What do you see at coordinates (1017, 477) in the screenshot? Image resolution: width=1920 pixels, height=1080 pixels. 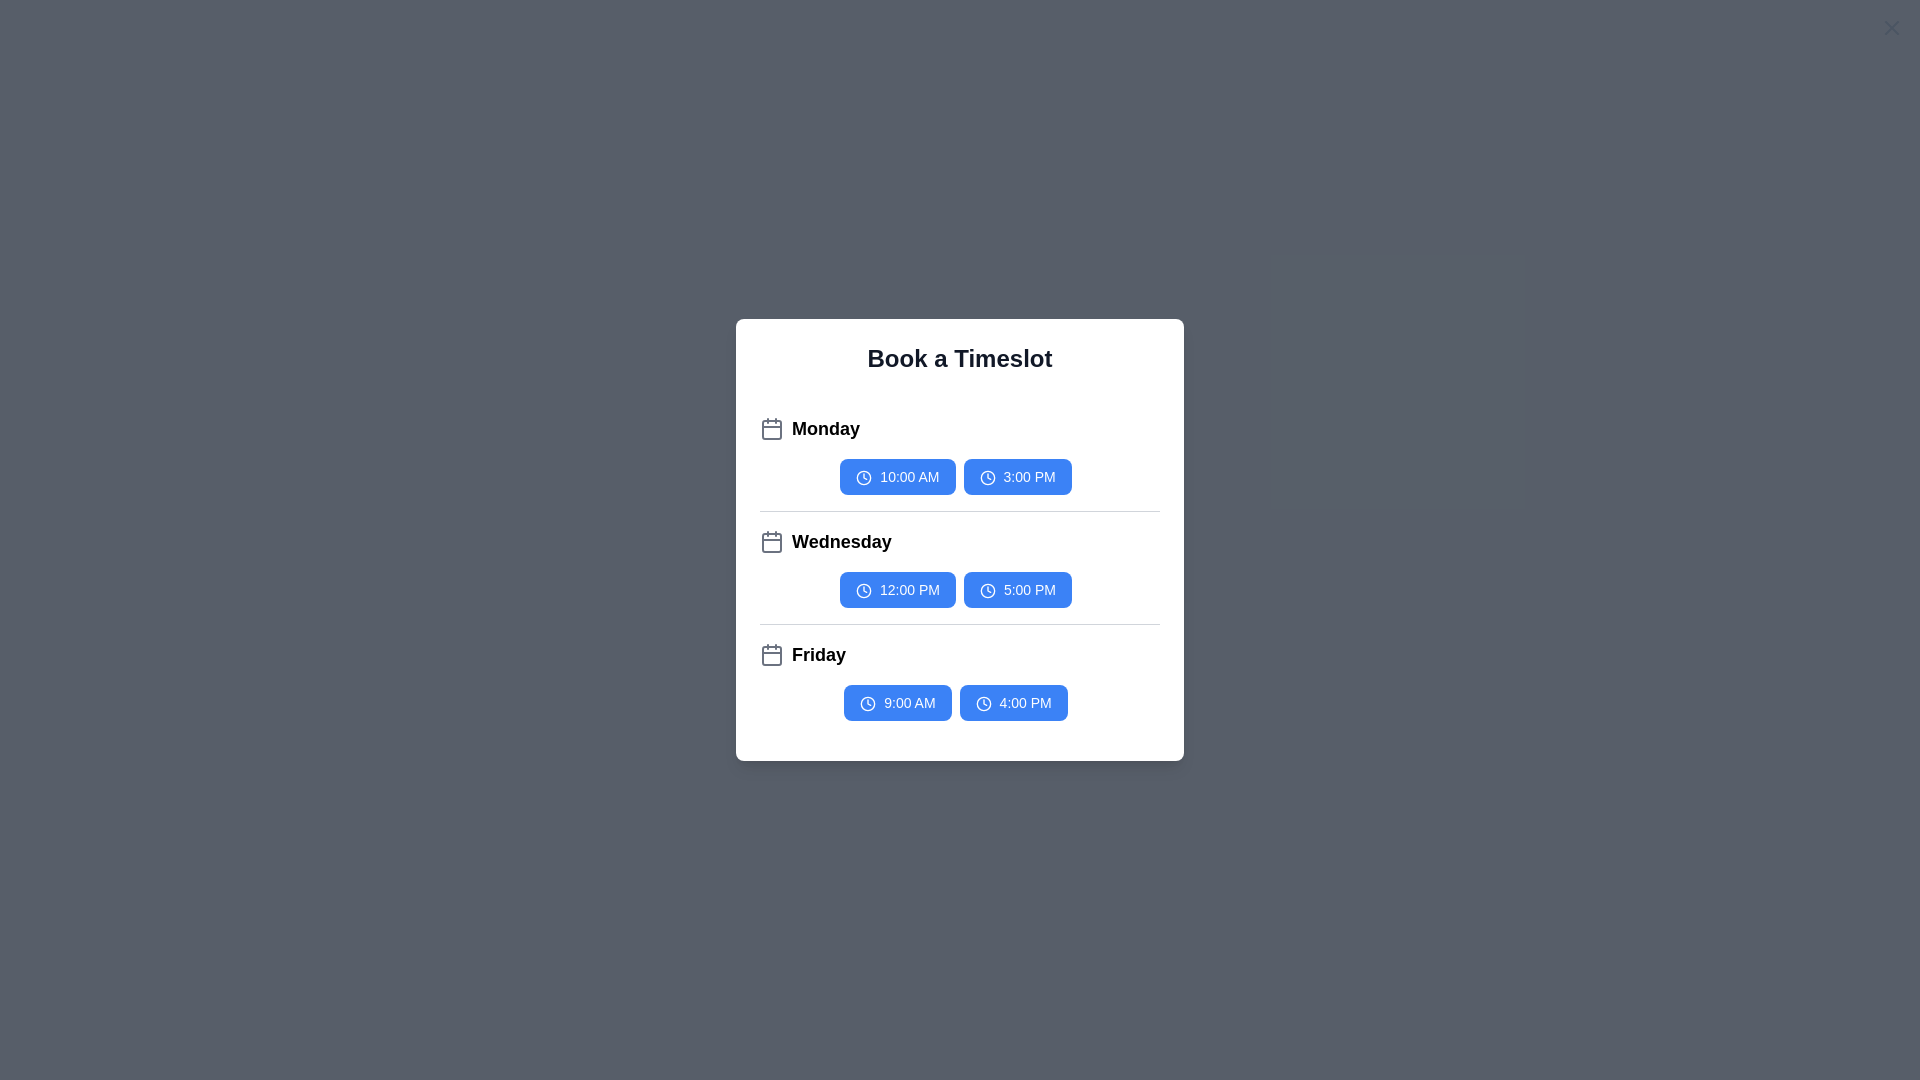 I see `the timeslot button labeled 3:00 PM` at bounding box center [1017, 477].